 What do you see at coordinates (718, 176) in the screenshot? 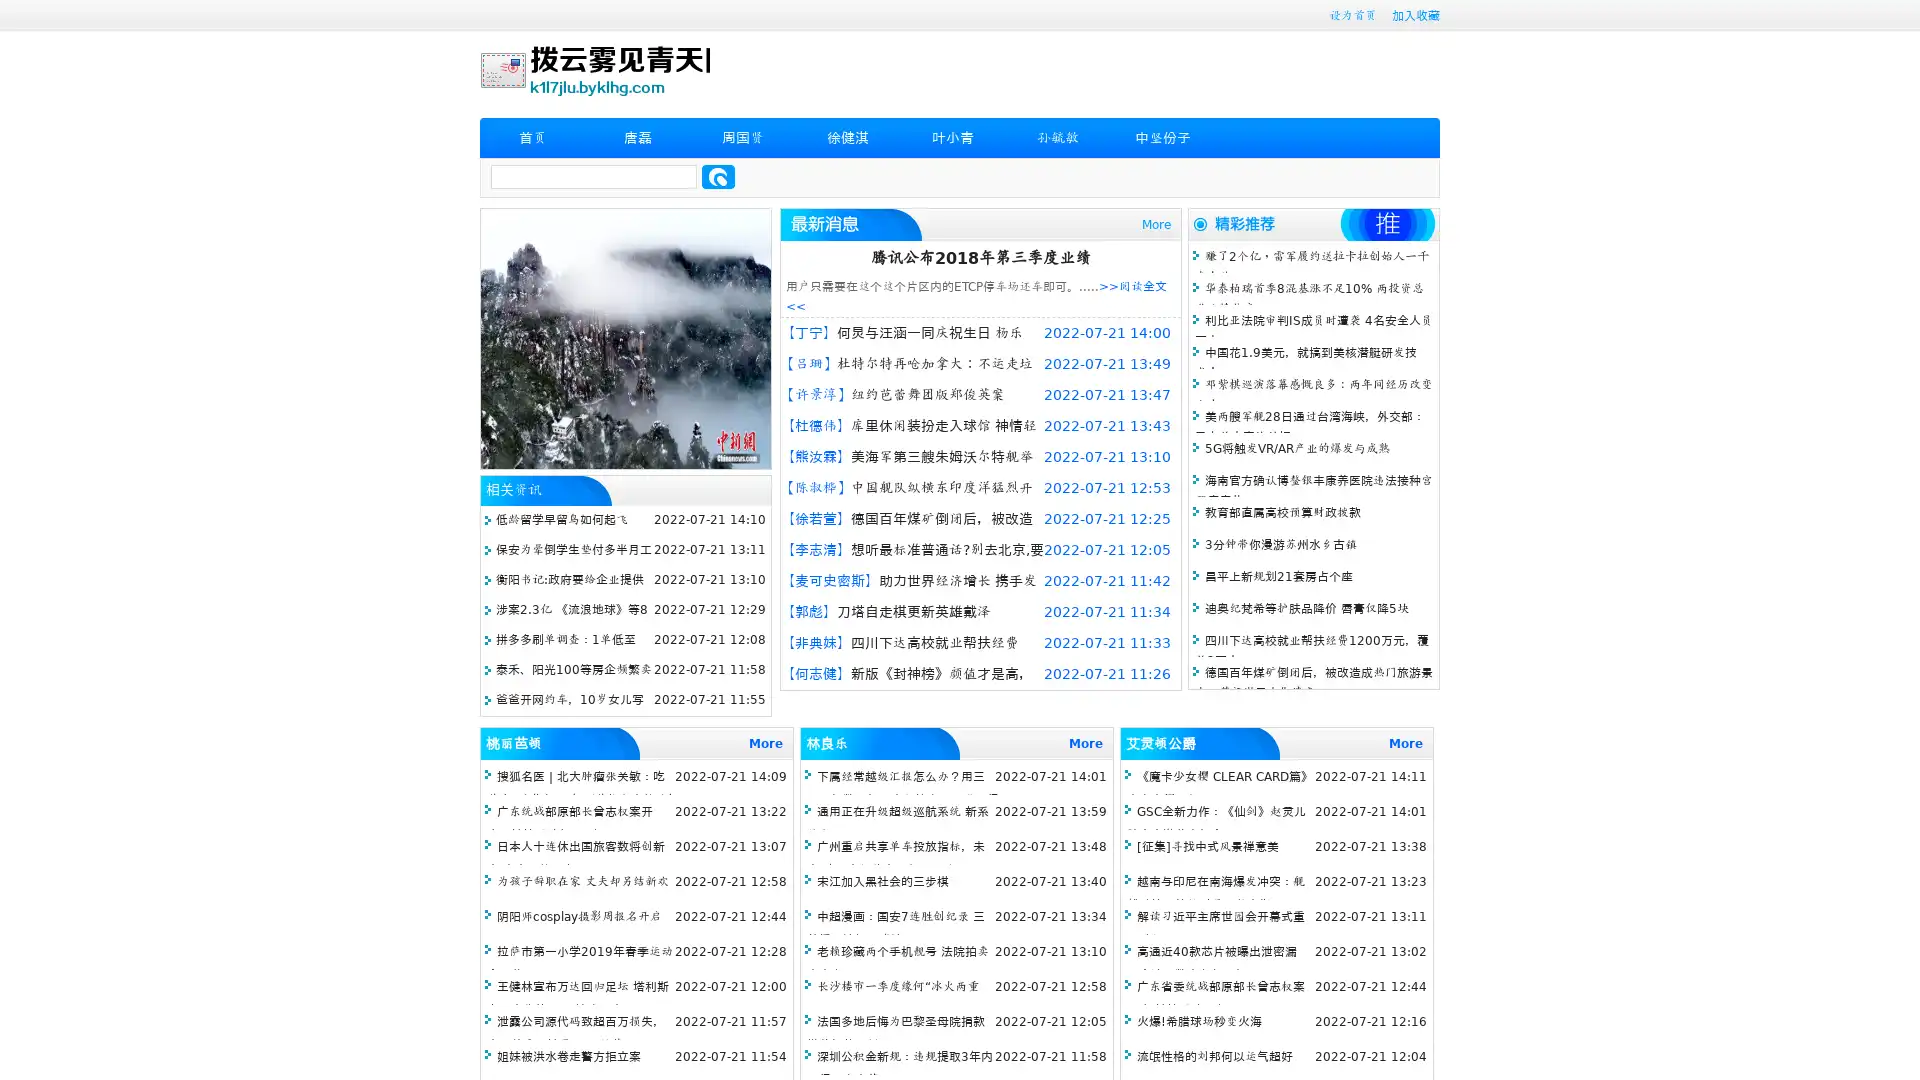
I see `Search` at bounding box center [718, 176].